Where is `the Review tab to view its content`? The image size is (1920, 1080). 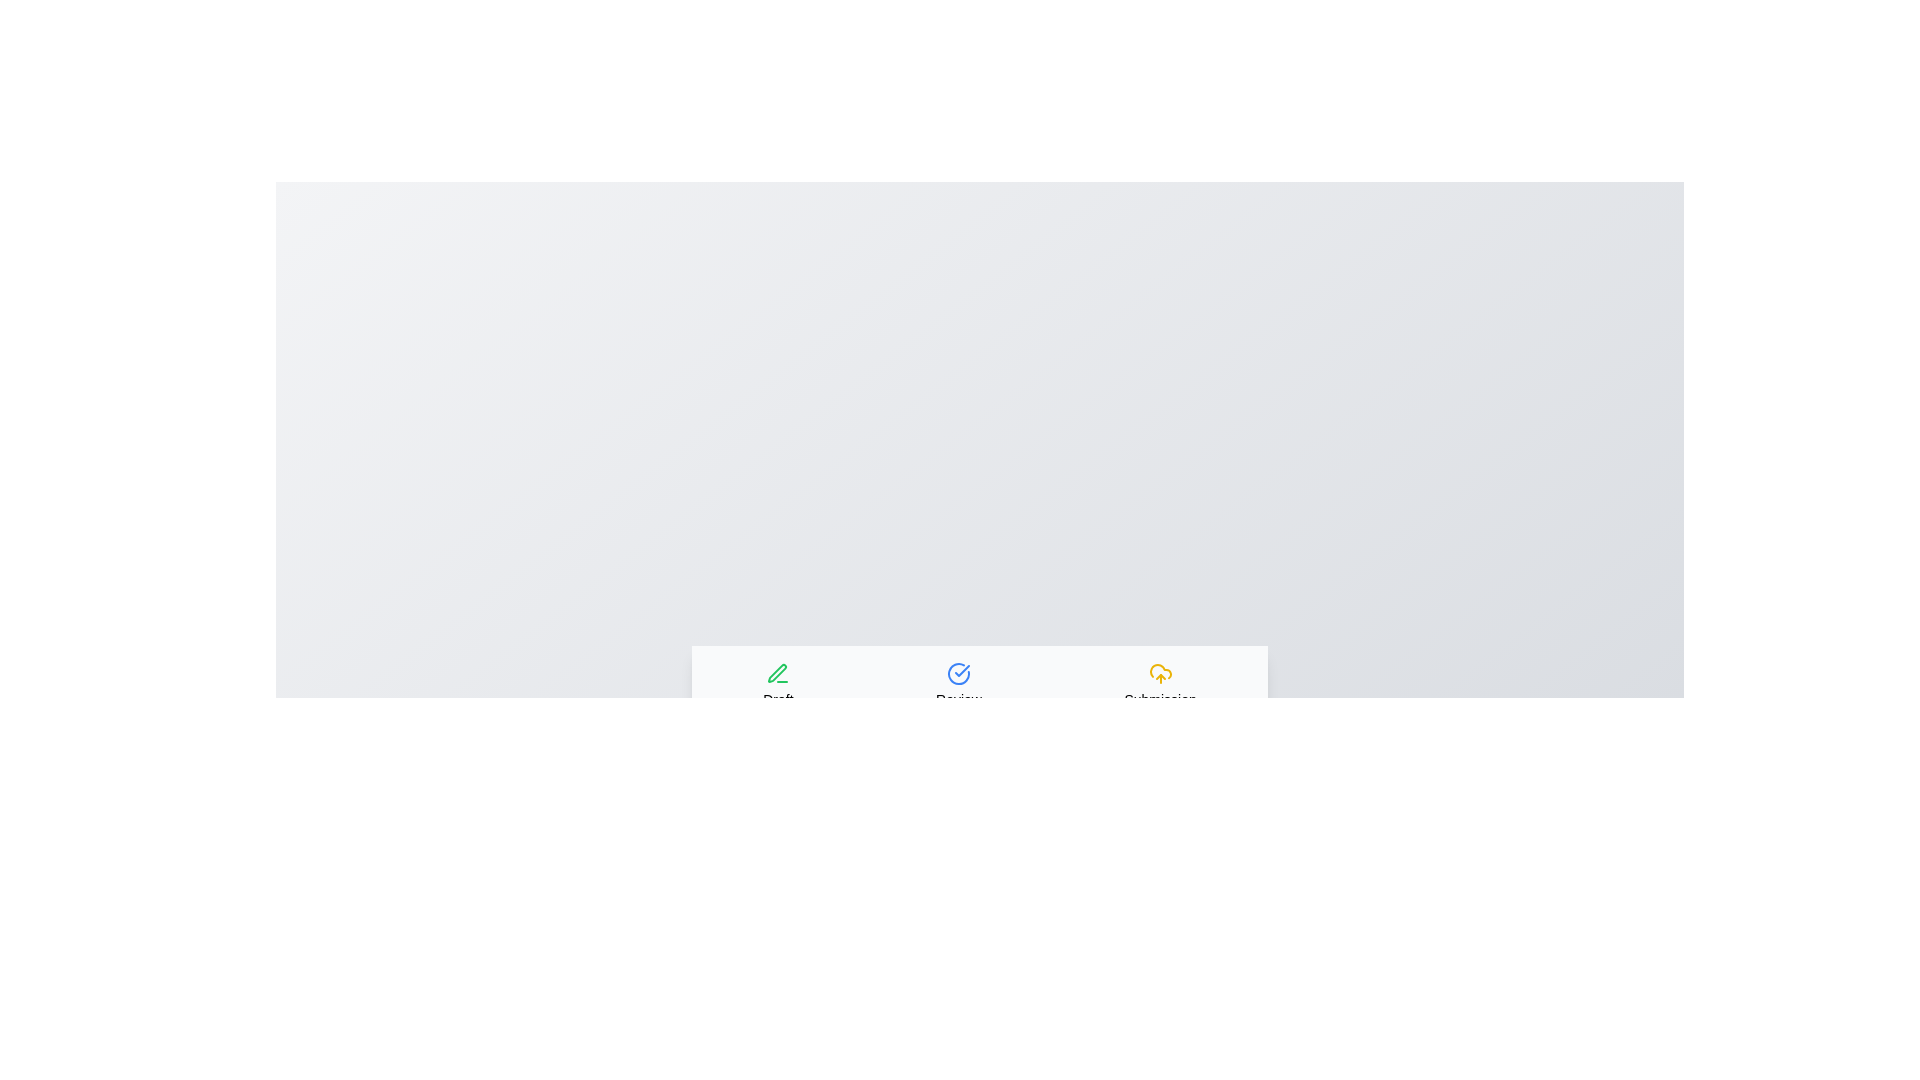
the Review tab to view its content is located at coordinates (957, 684).